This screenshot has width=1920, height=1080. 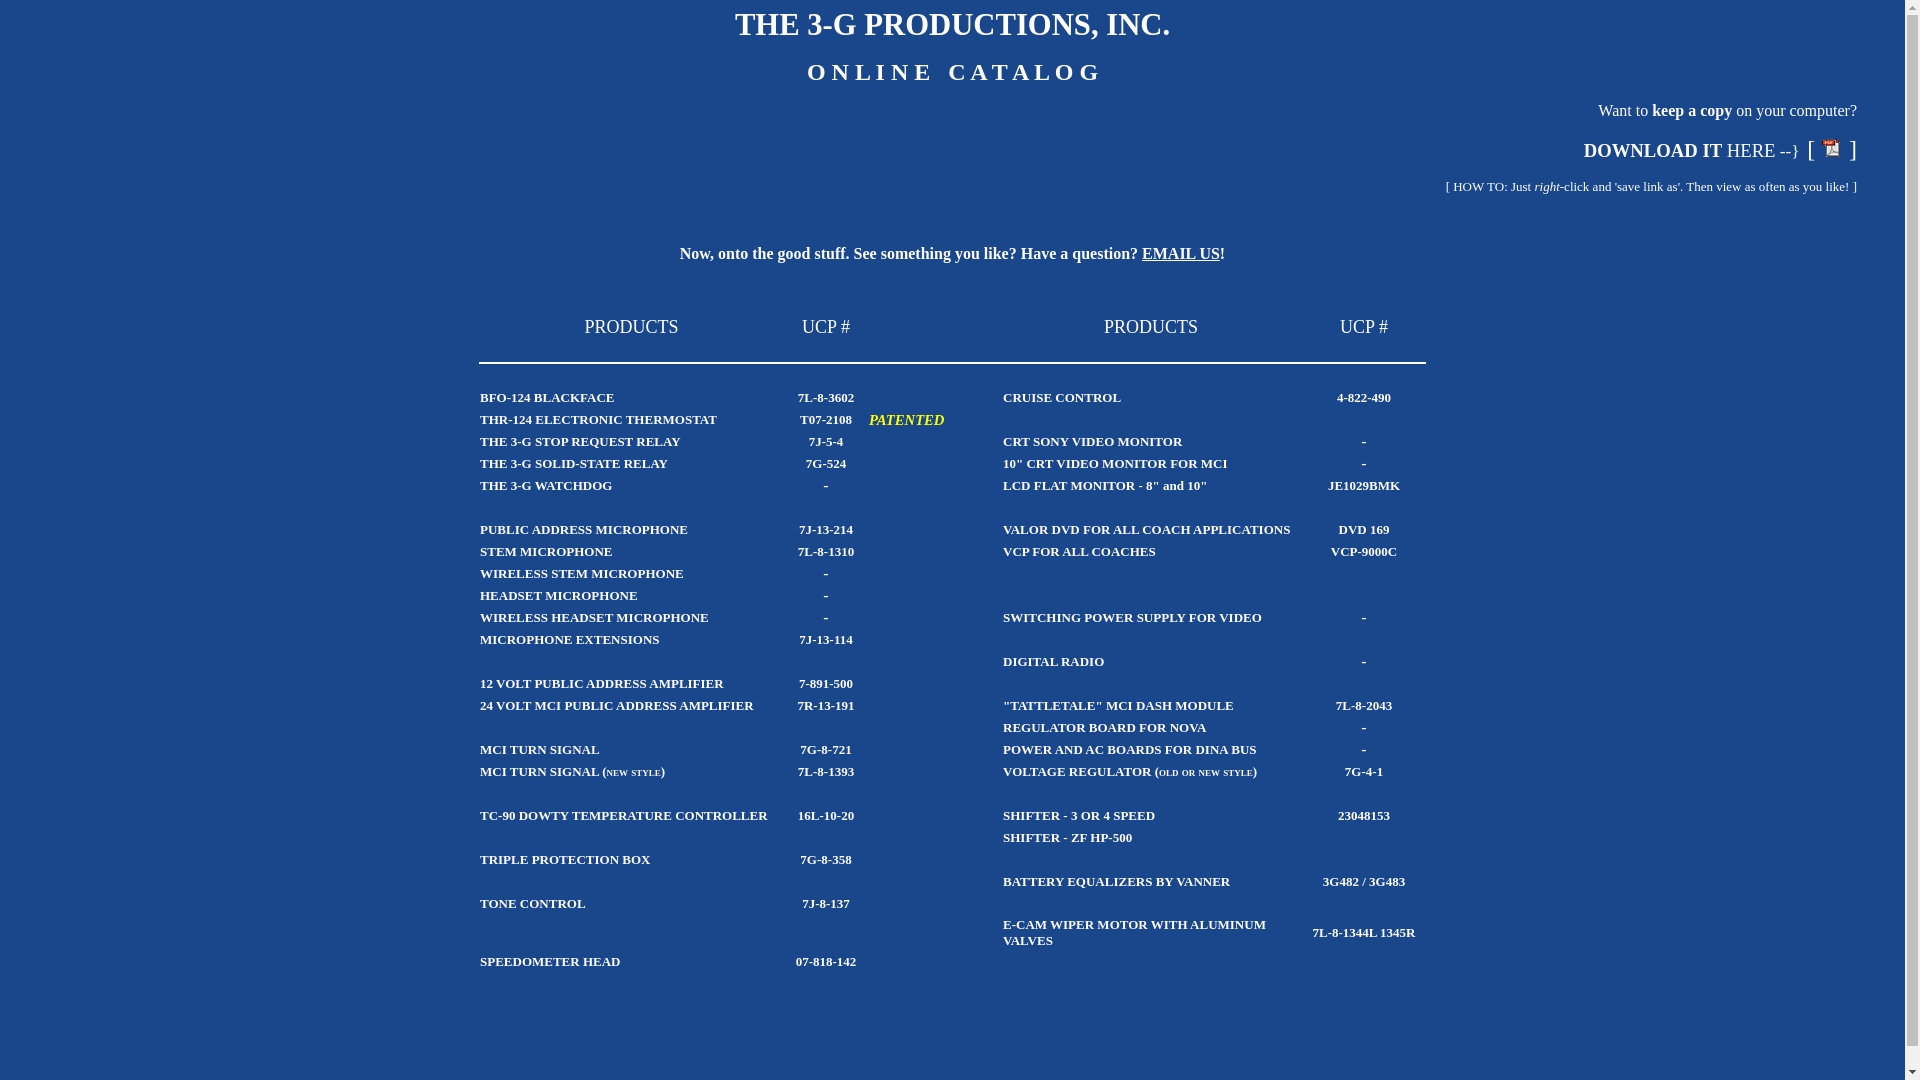 What do you see at coordinates (539, 749) in the screenshot?
I see `'MCI TURN SIGNAL'` at bounding box center [539, 749].